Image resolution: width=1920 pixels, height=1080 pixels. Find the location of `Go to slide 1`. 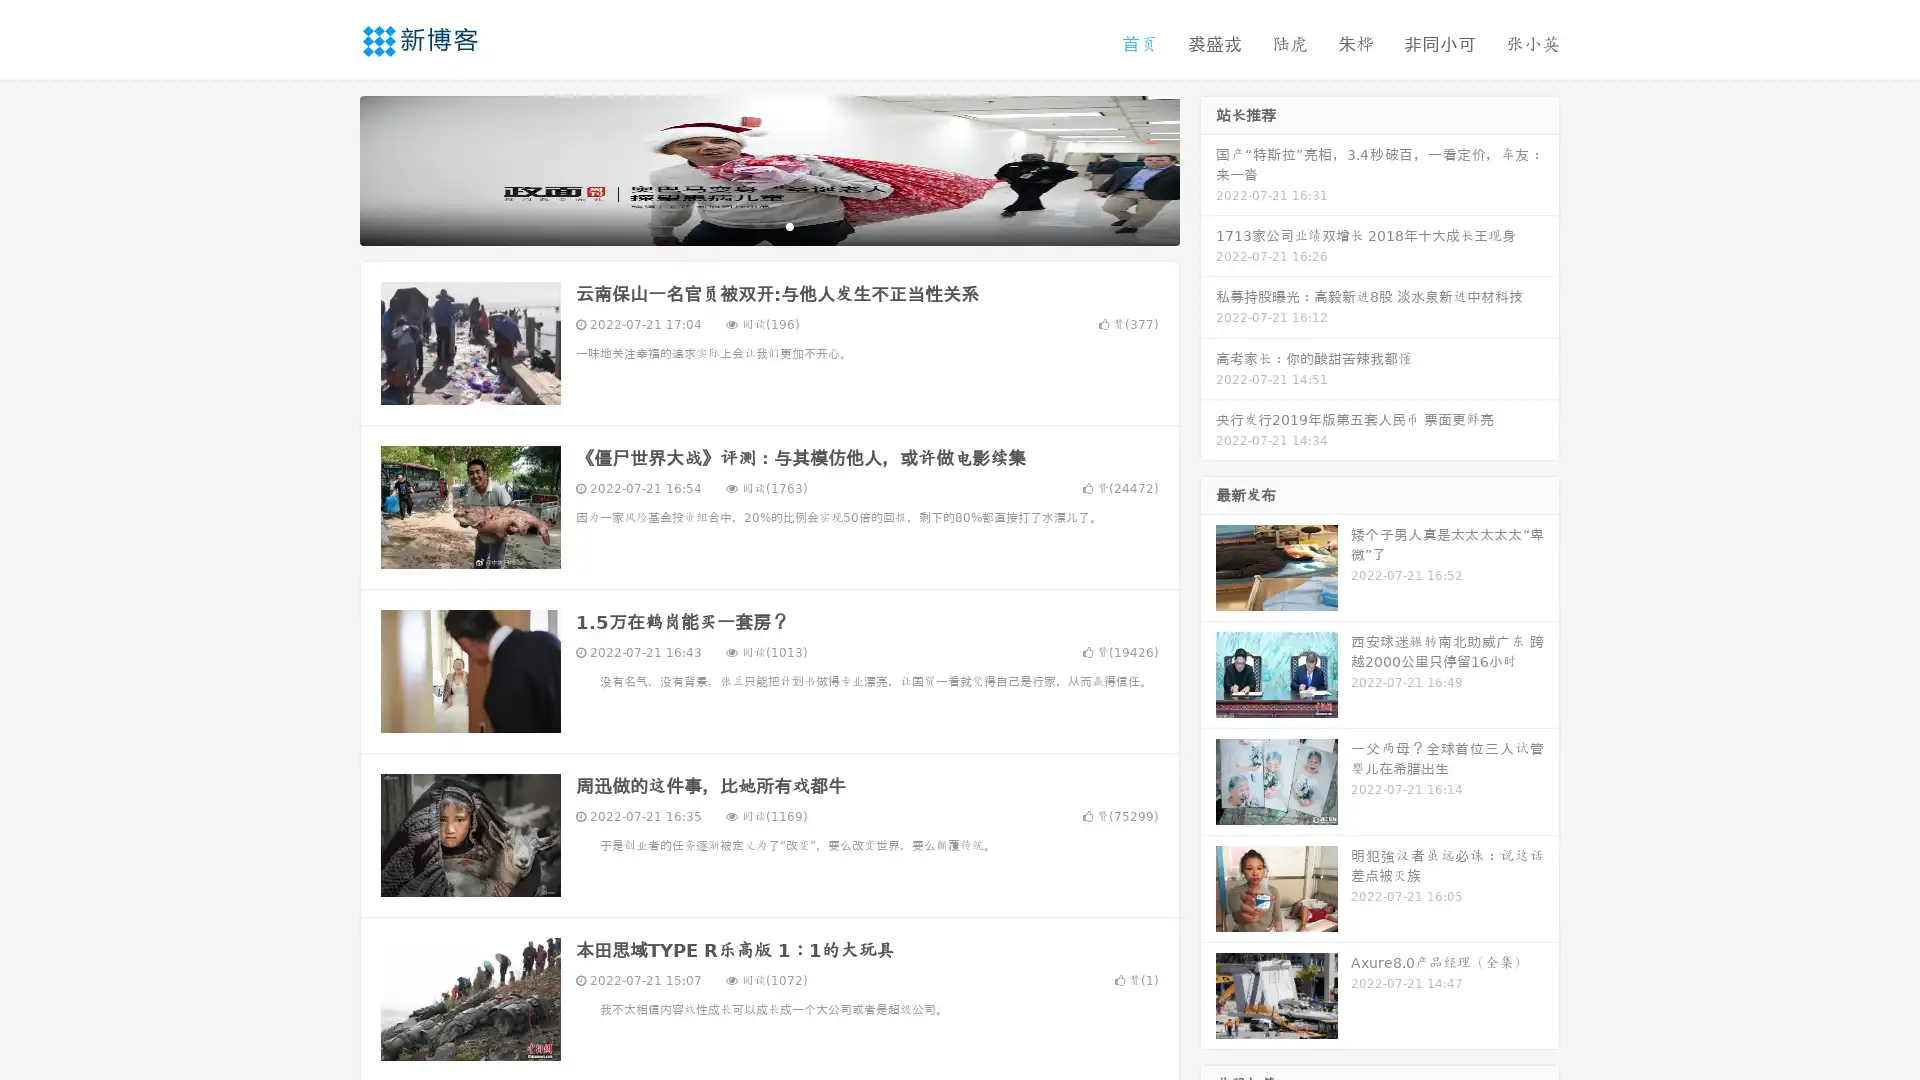

Go to slide 1 is located at coordinates (748, 225).